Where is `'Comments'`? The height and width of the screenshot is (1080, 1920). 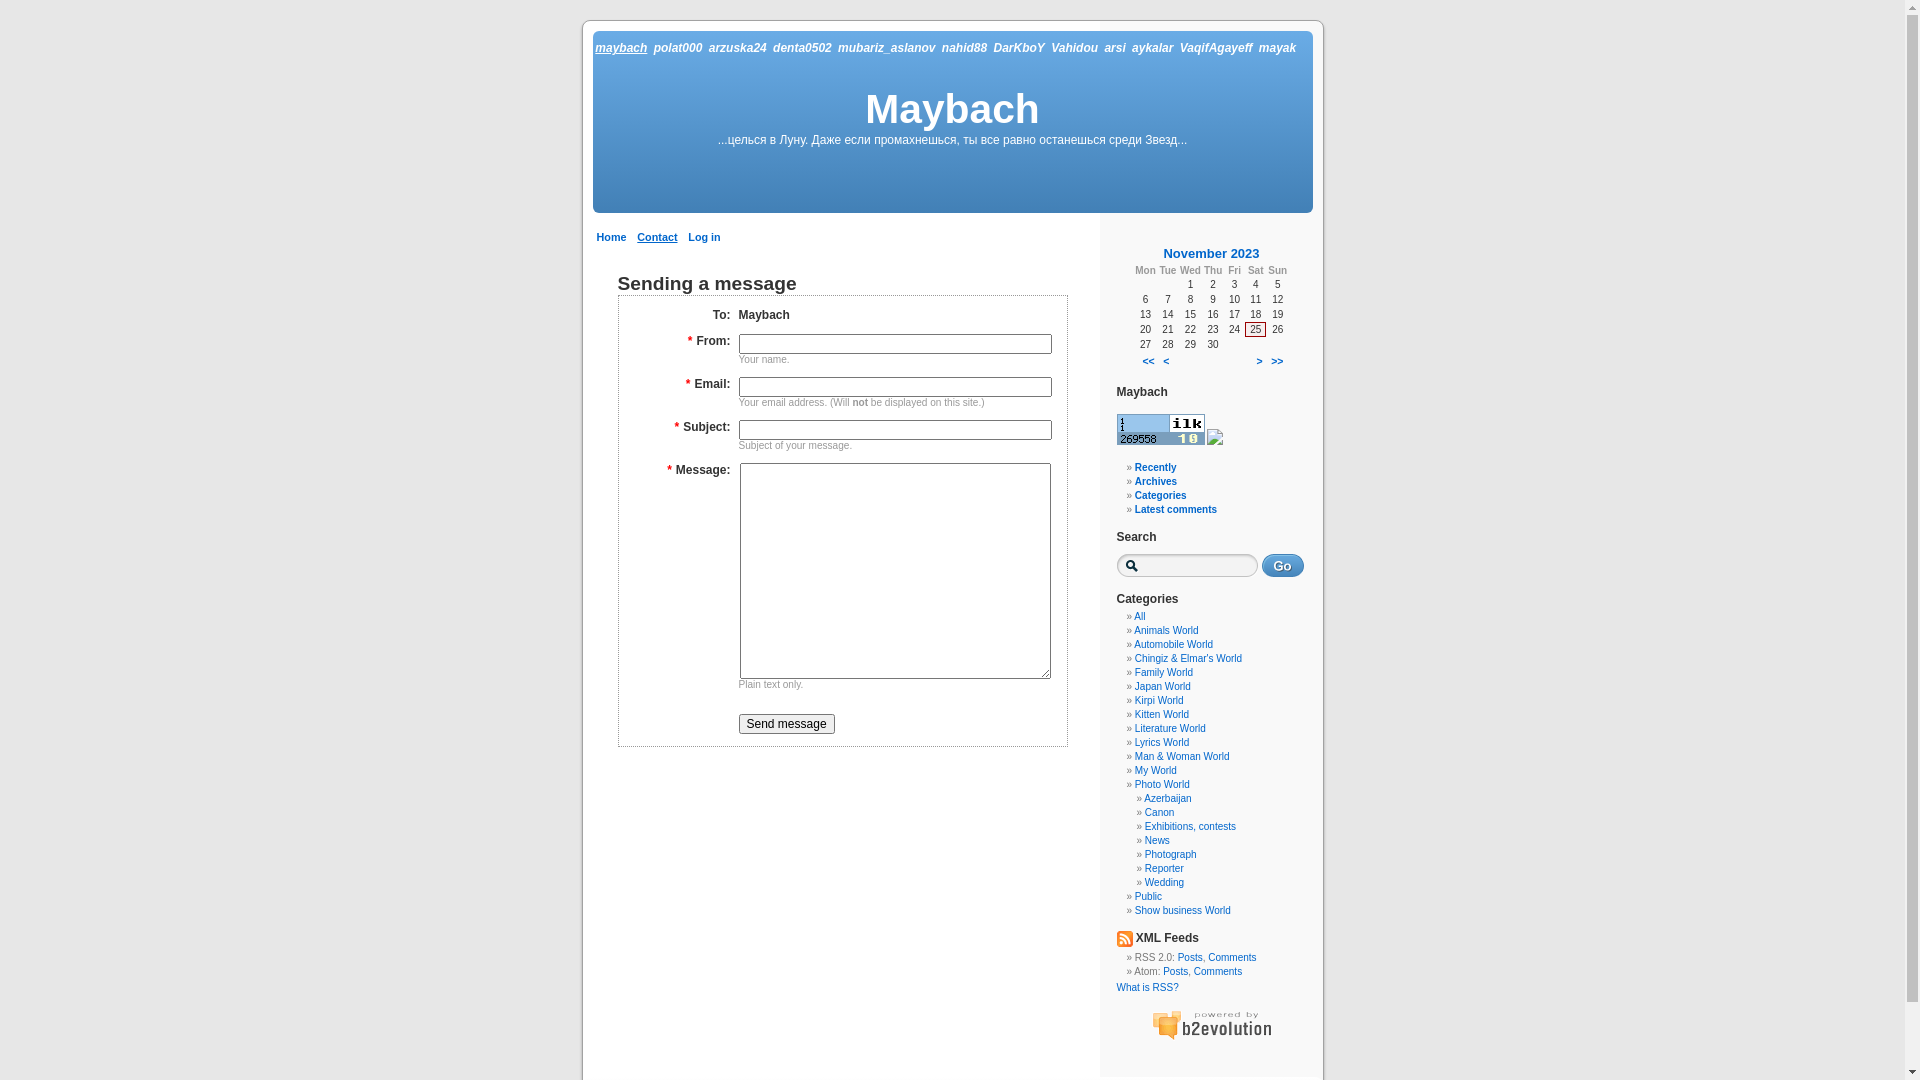
'Comments' is located at coordinates (1217, 970).